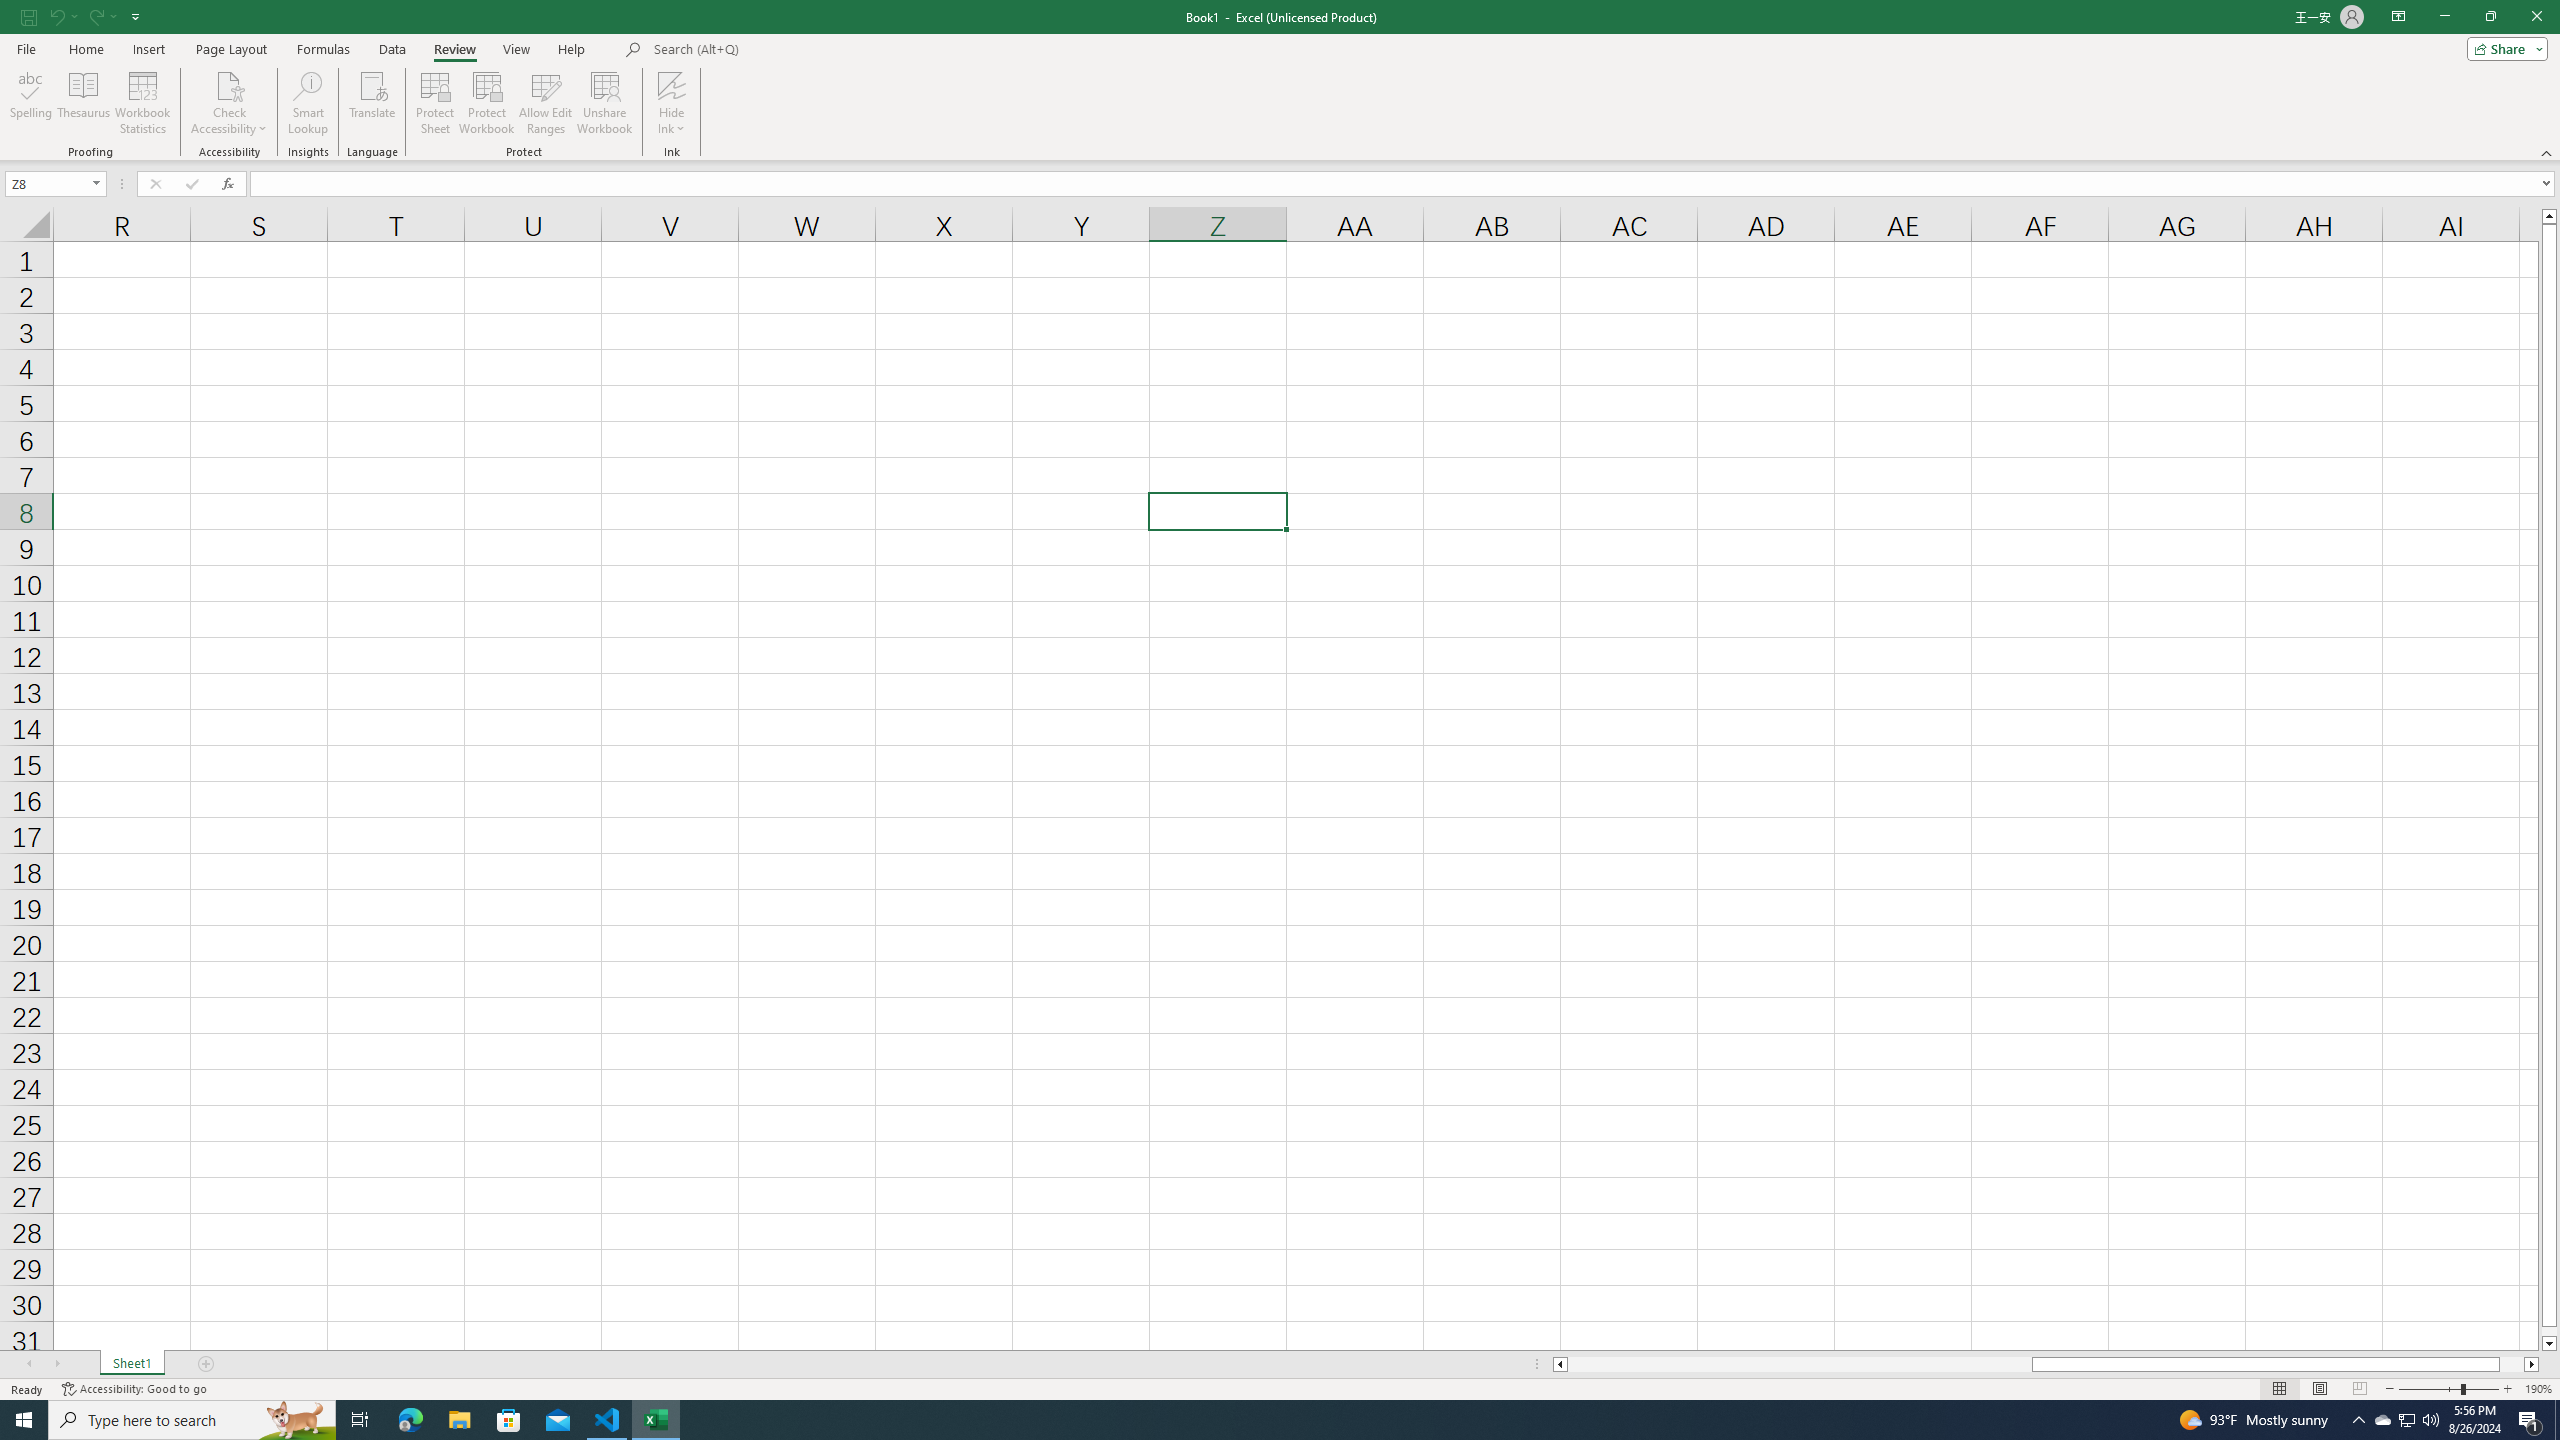 The image size is (2560, 1440). Describe the element at coordinates (2447, 1389) in the screenshot. I see `'Zoom'` at that location.